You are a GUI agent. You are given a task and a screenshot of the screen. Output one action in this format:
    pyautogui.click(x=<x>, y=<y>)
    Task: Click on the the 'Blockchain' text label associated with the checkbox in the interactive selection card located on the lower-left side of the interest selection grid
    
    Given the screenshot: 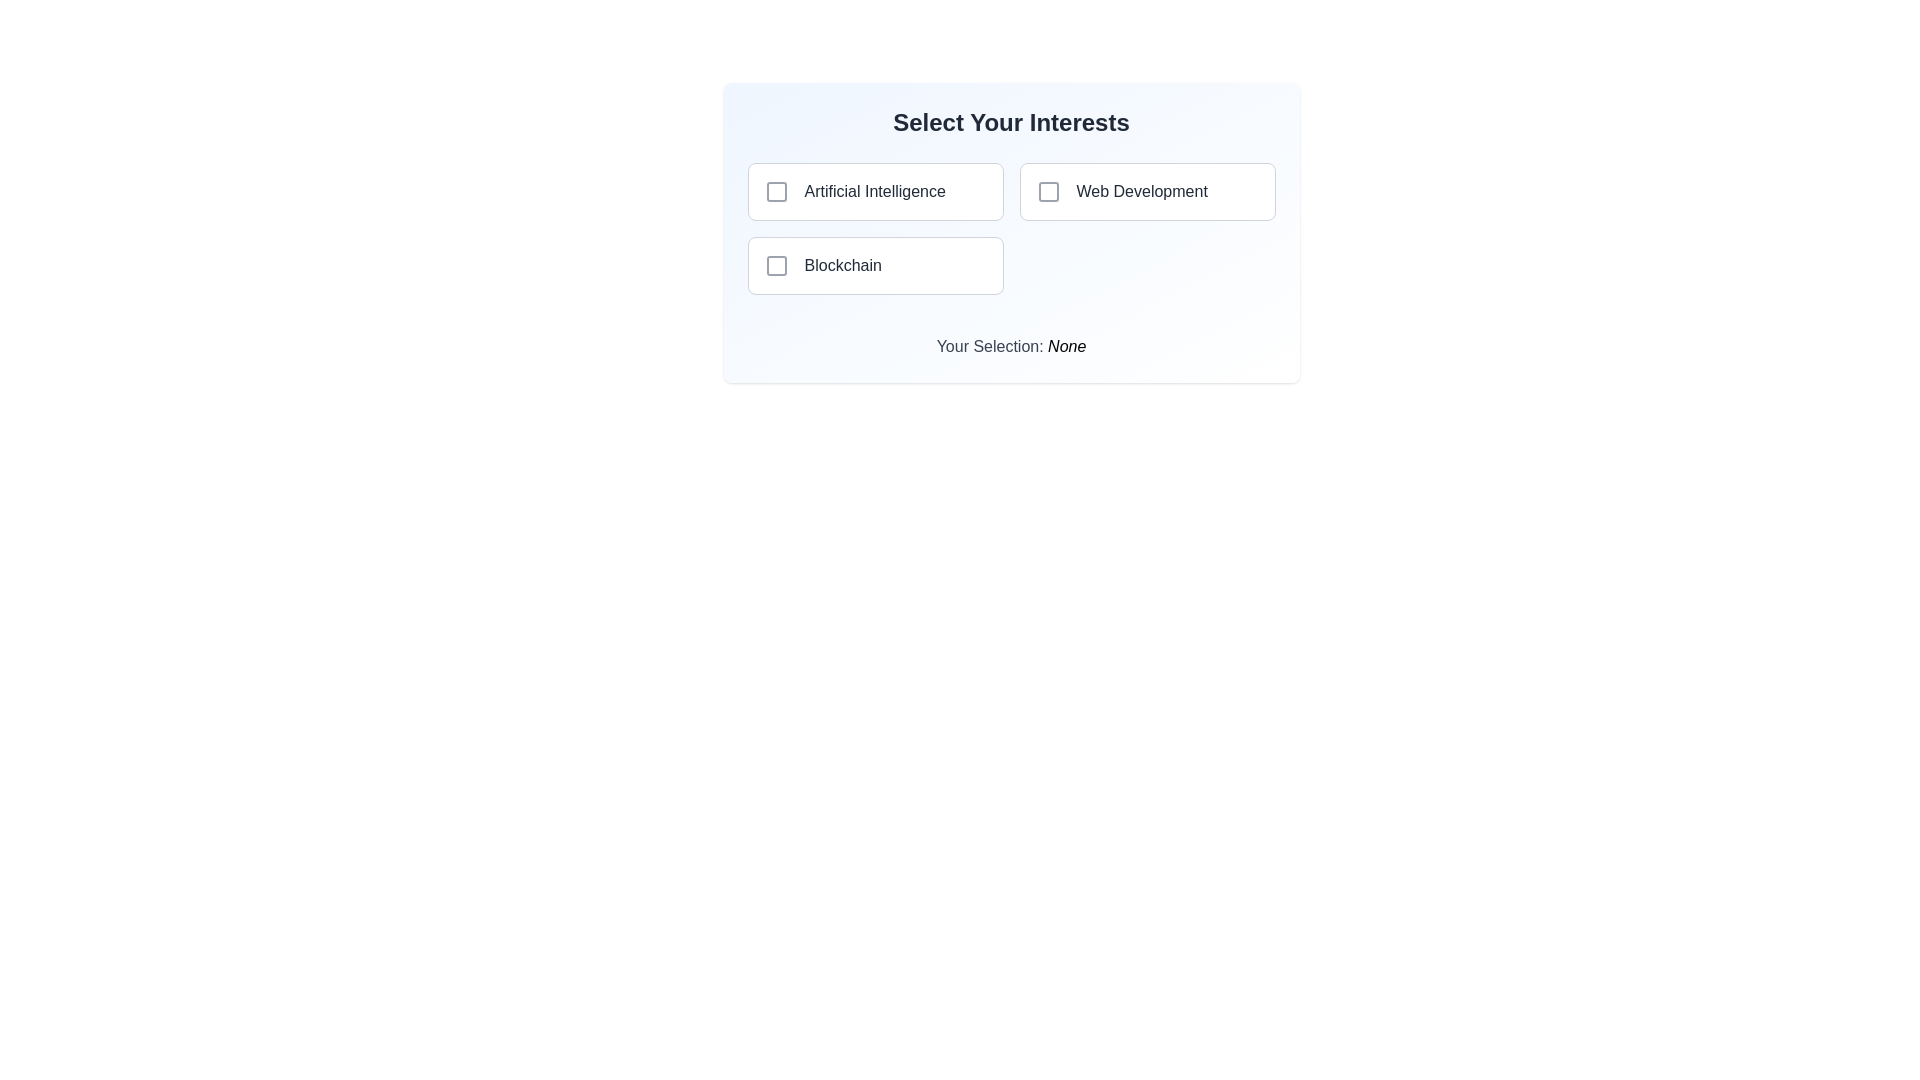 What is the action you would take?
    pyautogui.click(x=843, y=265)
    